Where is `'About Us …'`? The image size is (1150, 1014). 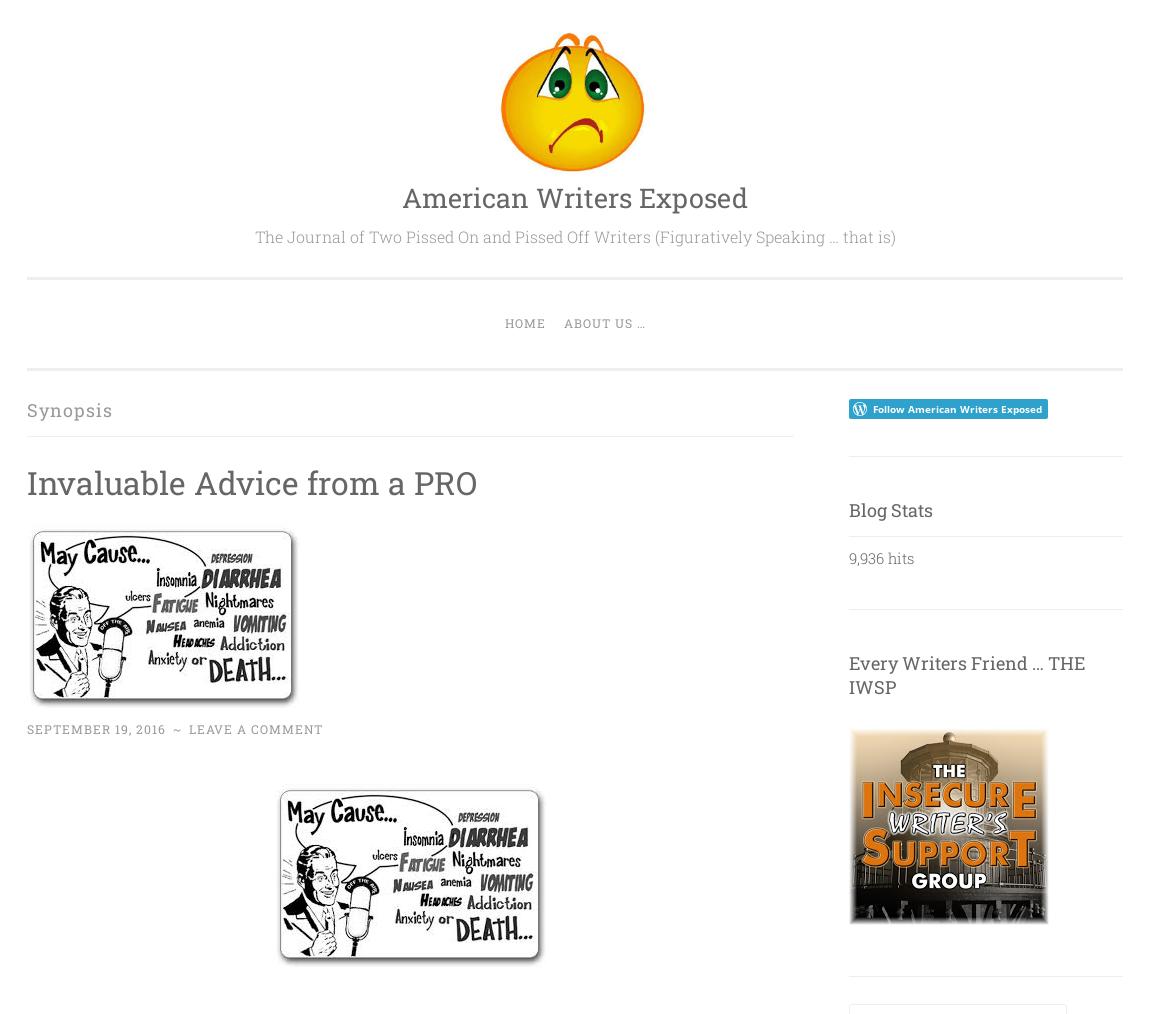
'About Us …' is located at coordinates (602, 322).